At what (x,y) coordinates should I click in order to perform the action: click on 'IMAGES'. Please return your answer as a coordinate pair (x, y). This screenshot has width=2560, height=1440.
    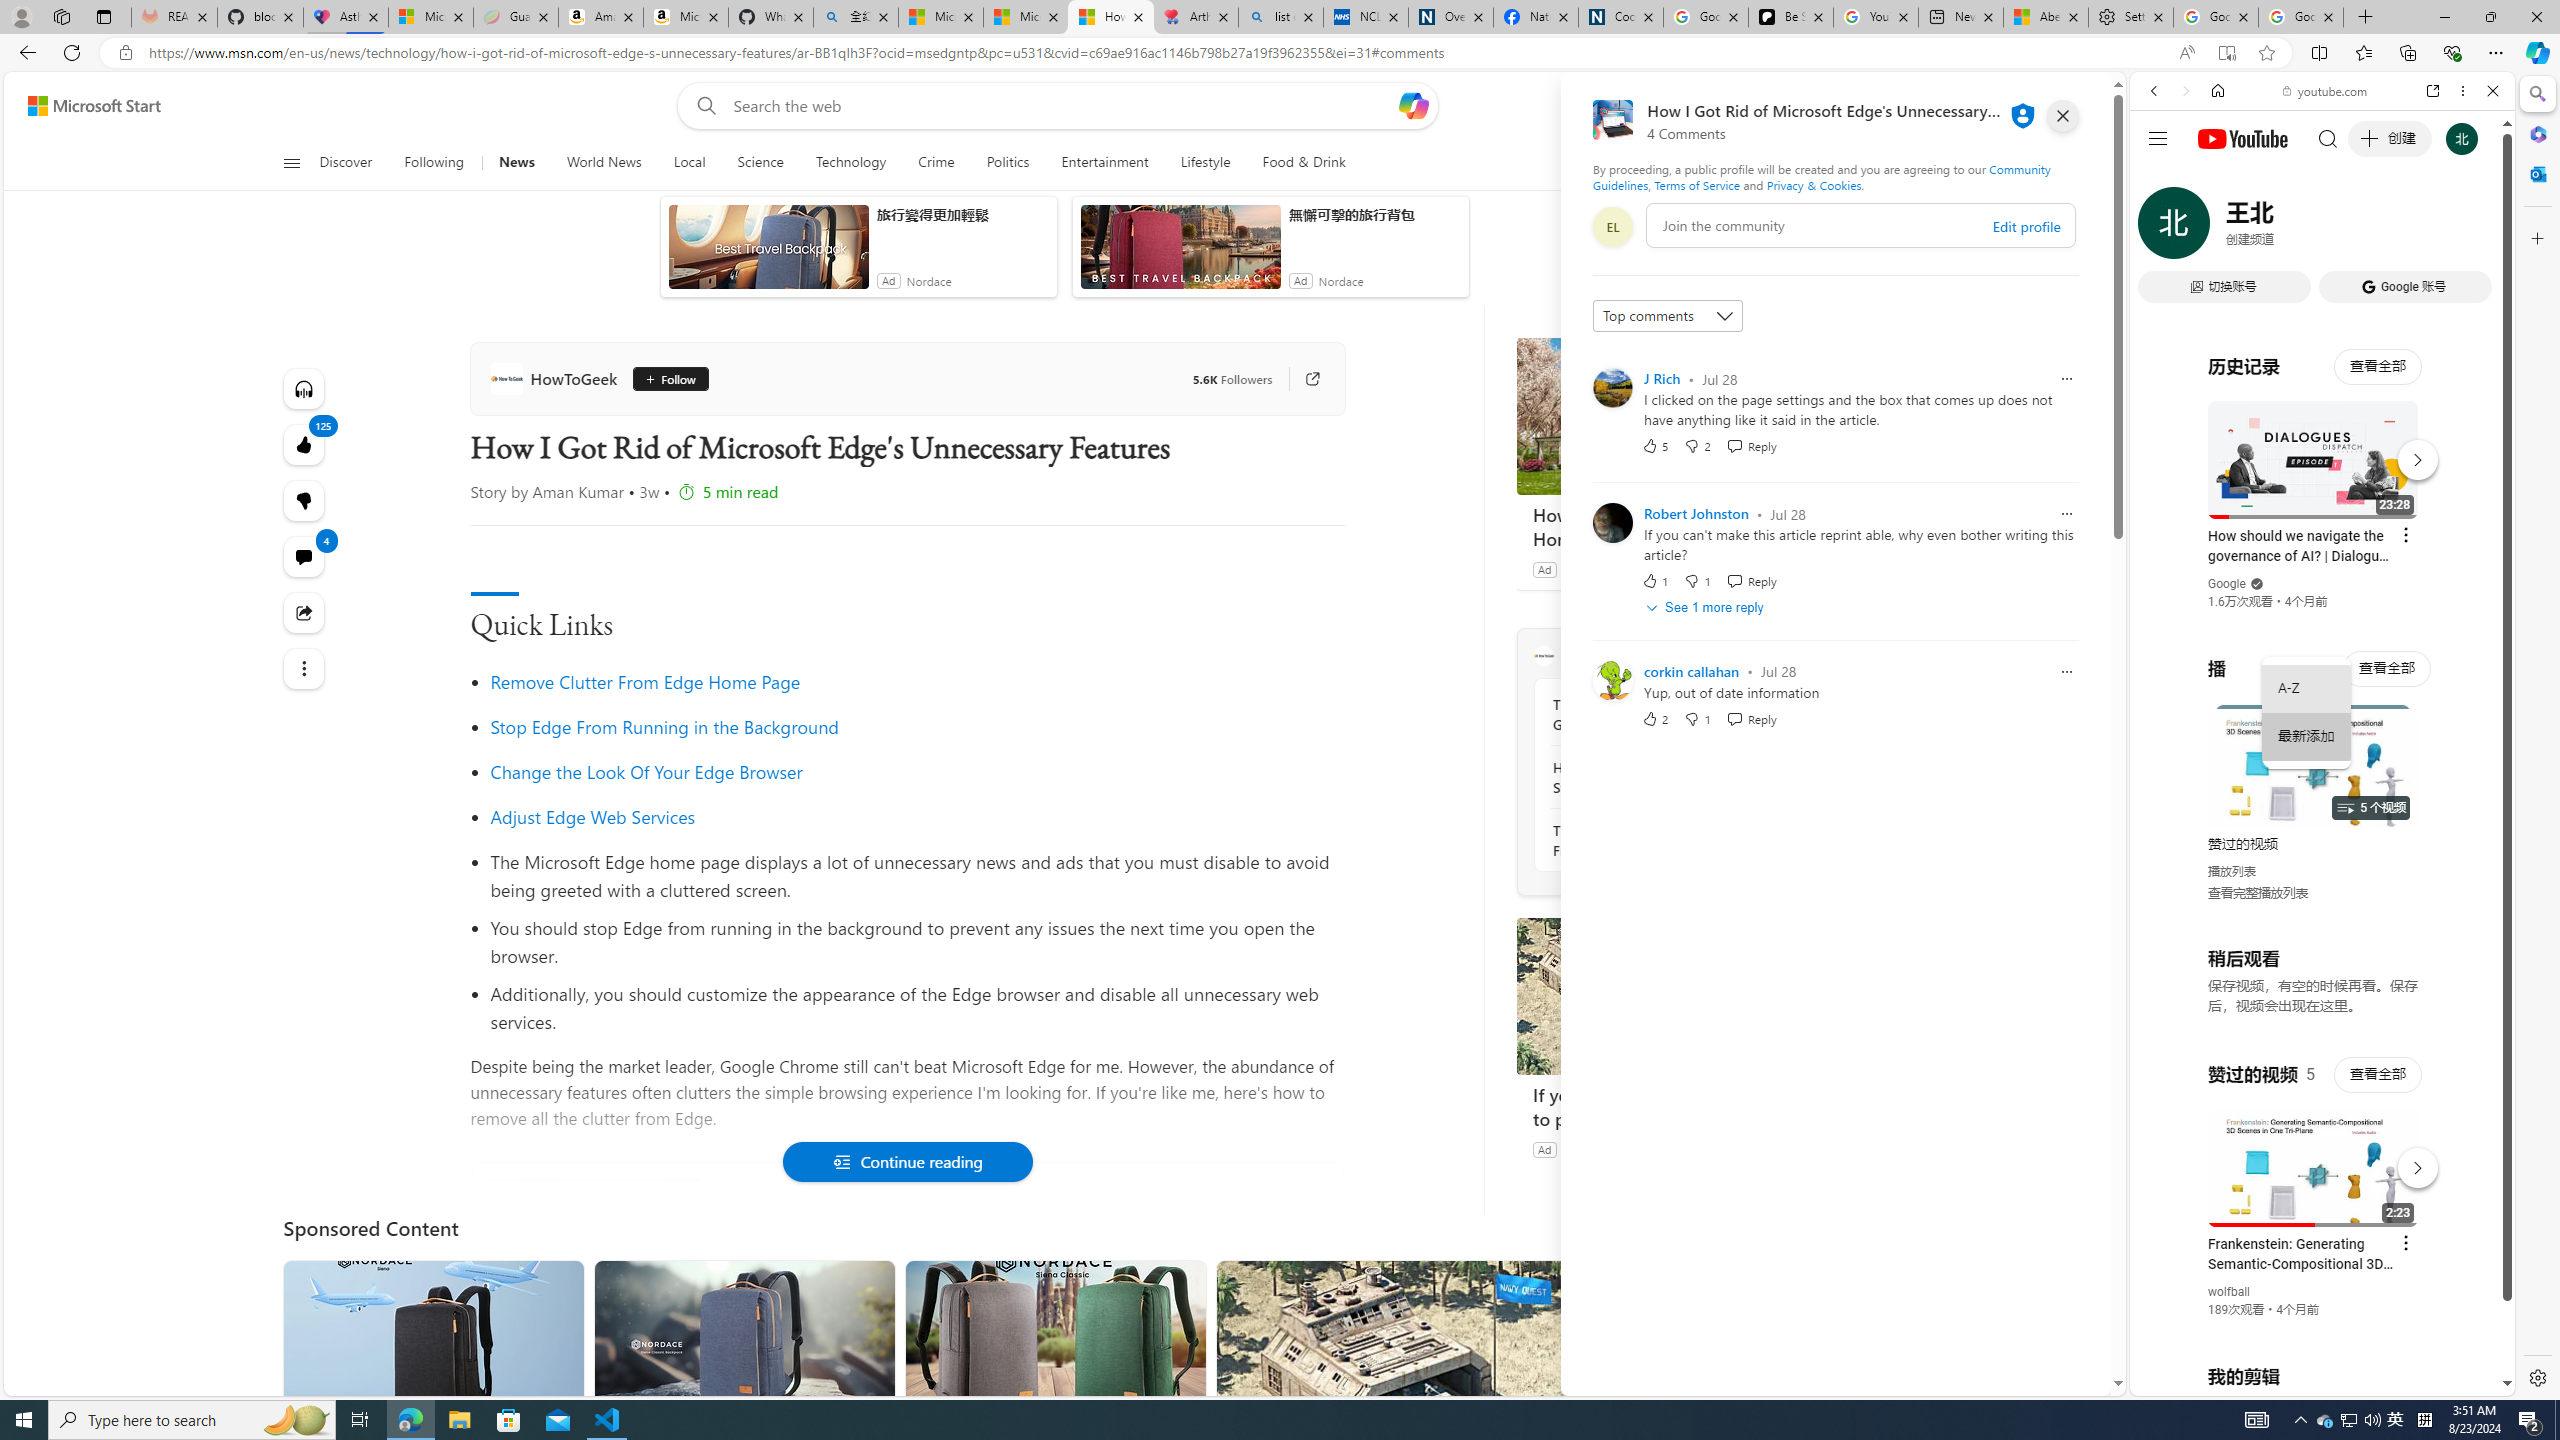
    Looking at the image, I should click on (2219, 229).